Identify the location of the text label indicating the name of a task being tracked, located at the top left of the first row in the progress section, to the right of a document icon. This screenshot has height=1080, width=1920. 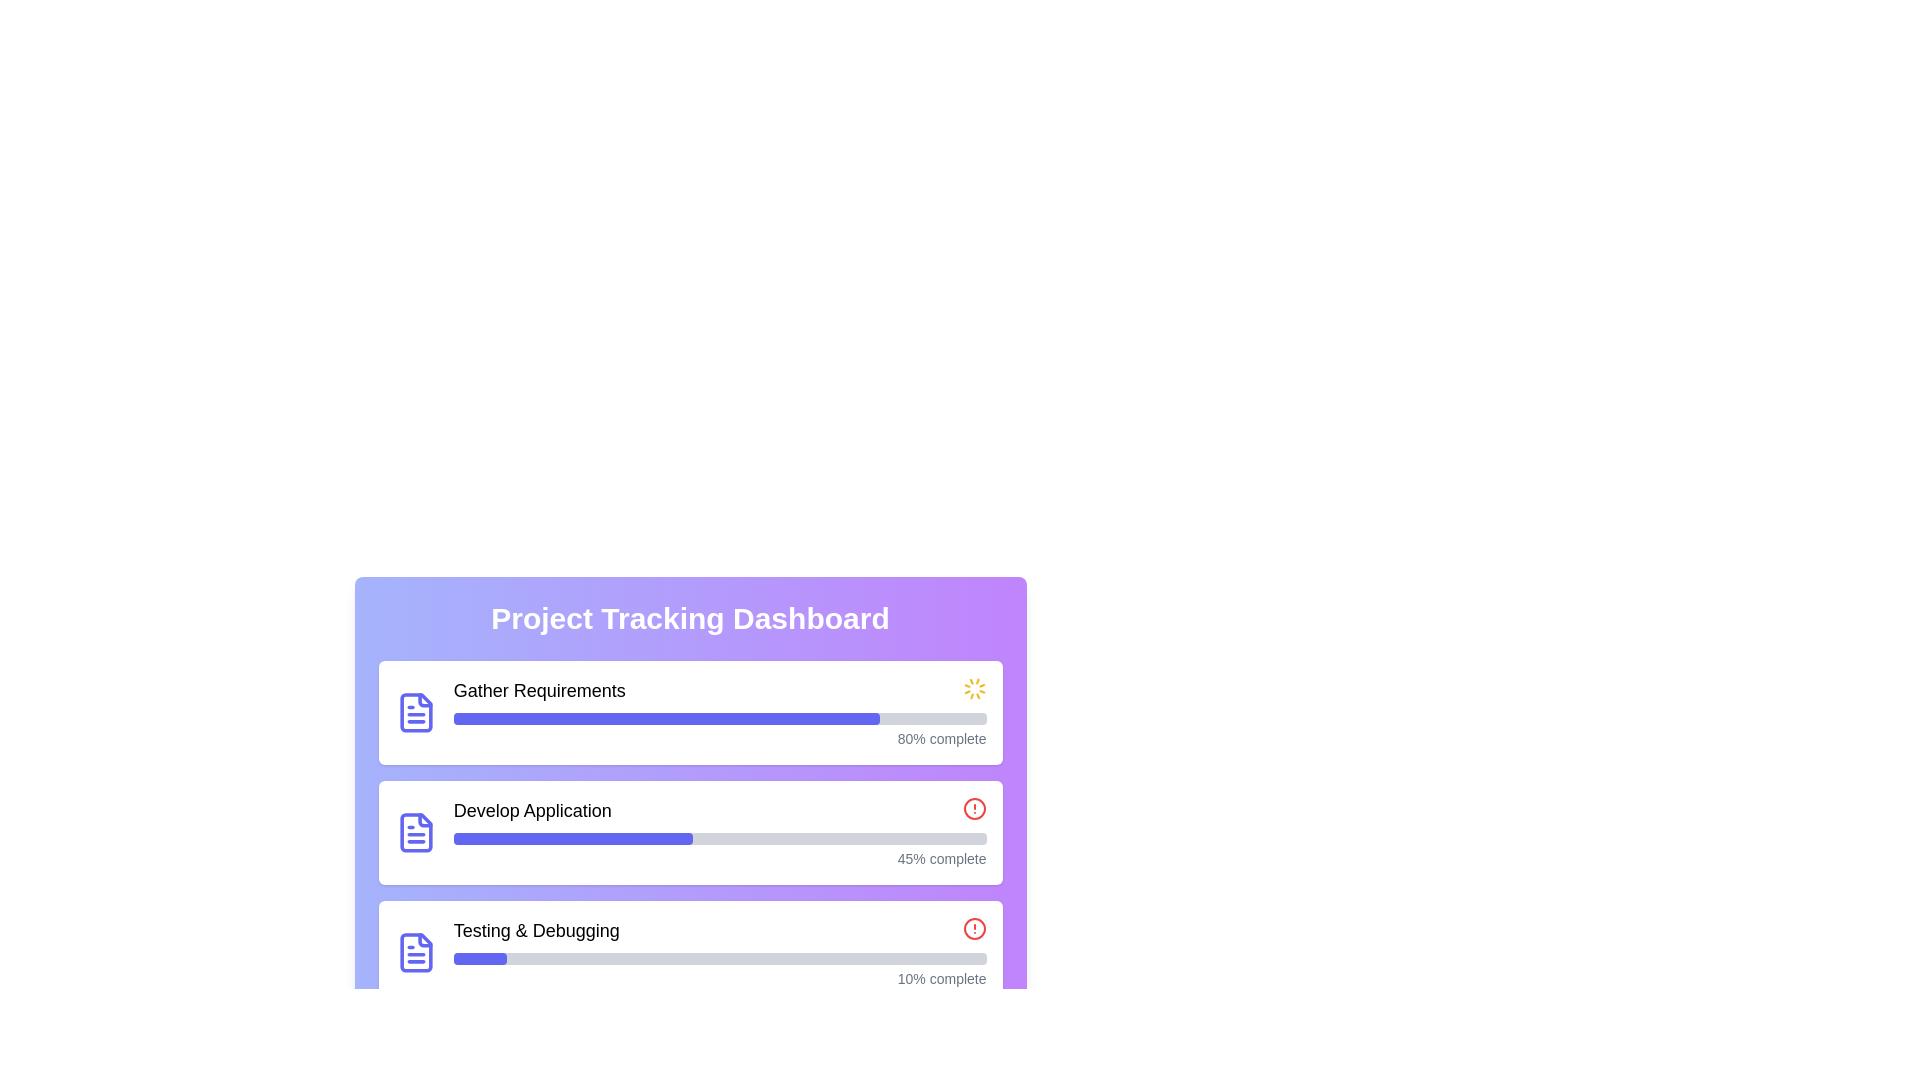
(539, 689).